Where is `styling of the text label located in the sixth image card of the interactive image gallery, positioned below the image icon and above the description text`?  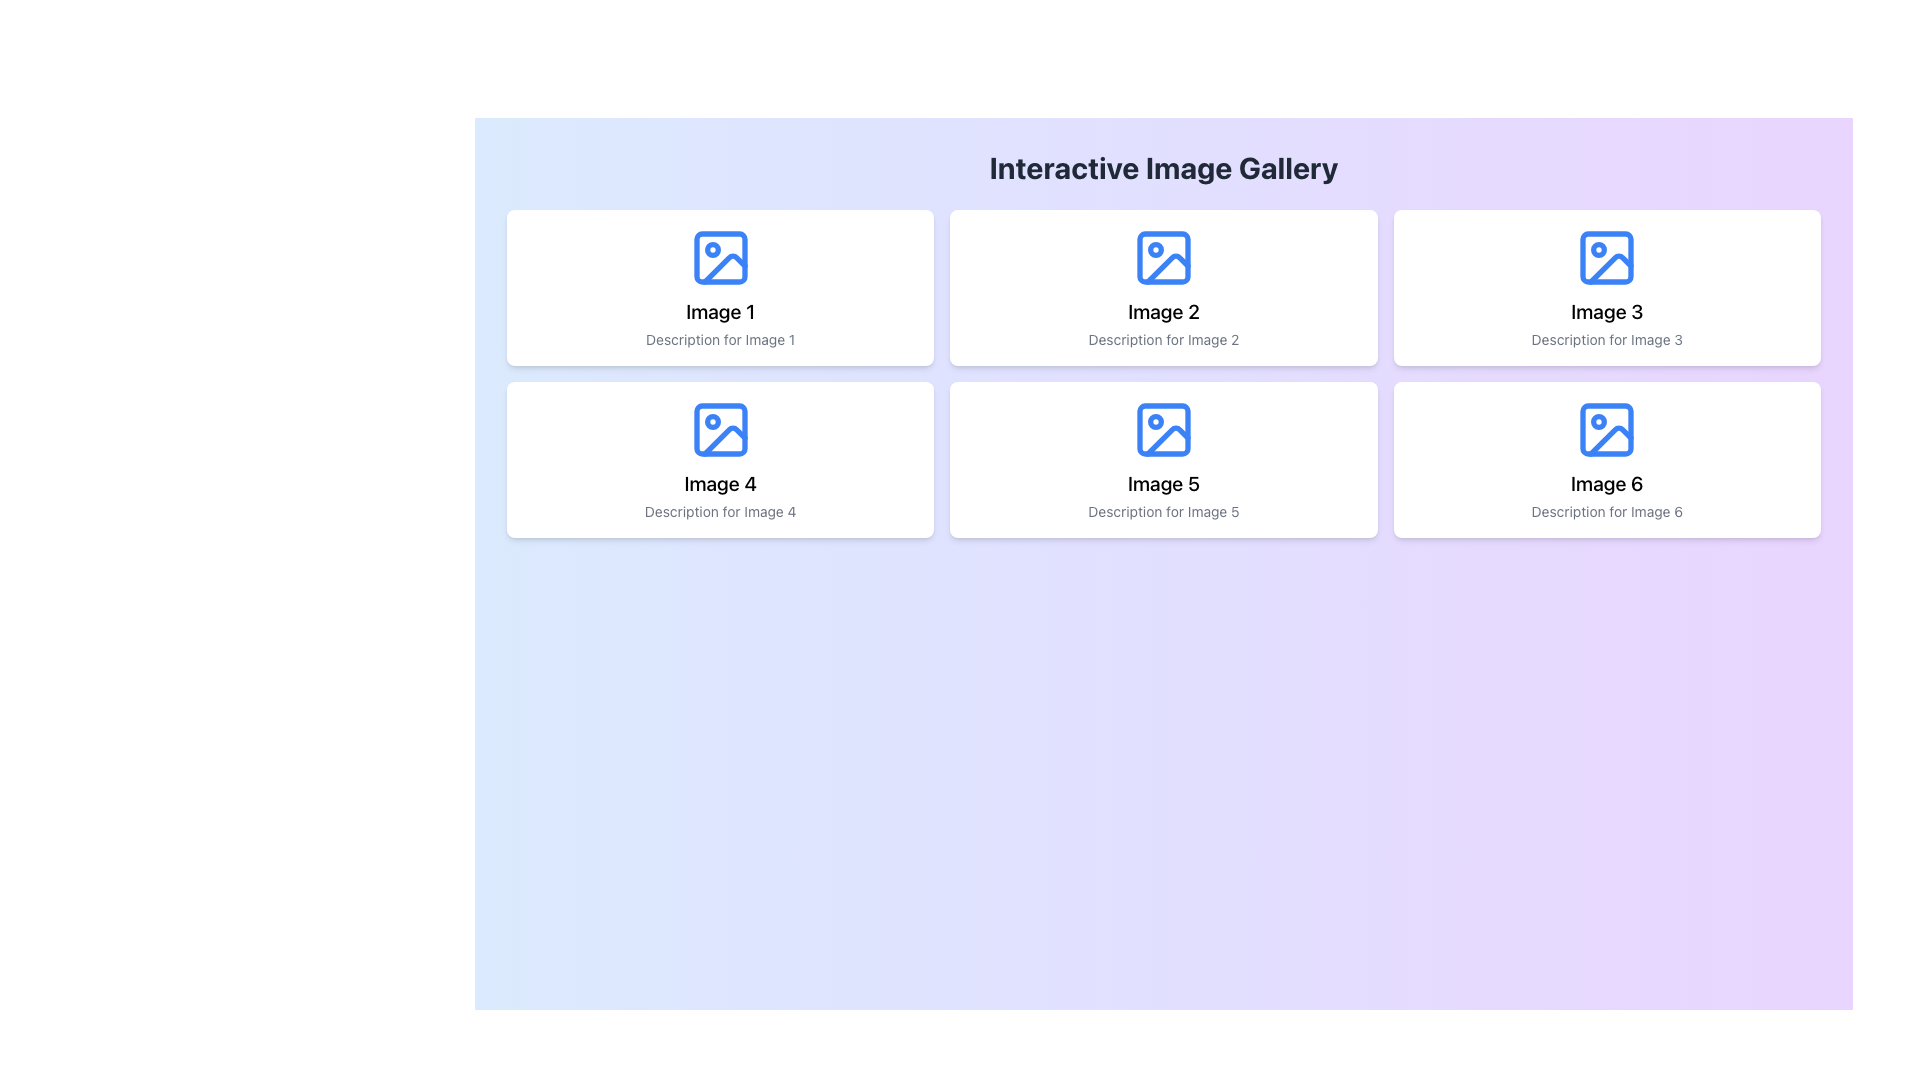 styling of the text label located in the sixth image card of the interactive image gallery, positioned below the image icon and above the description text is located at coordinates (1607, 483).